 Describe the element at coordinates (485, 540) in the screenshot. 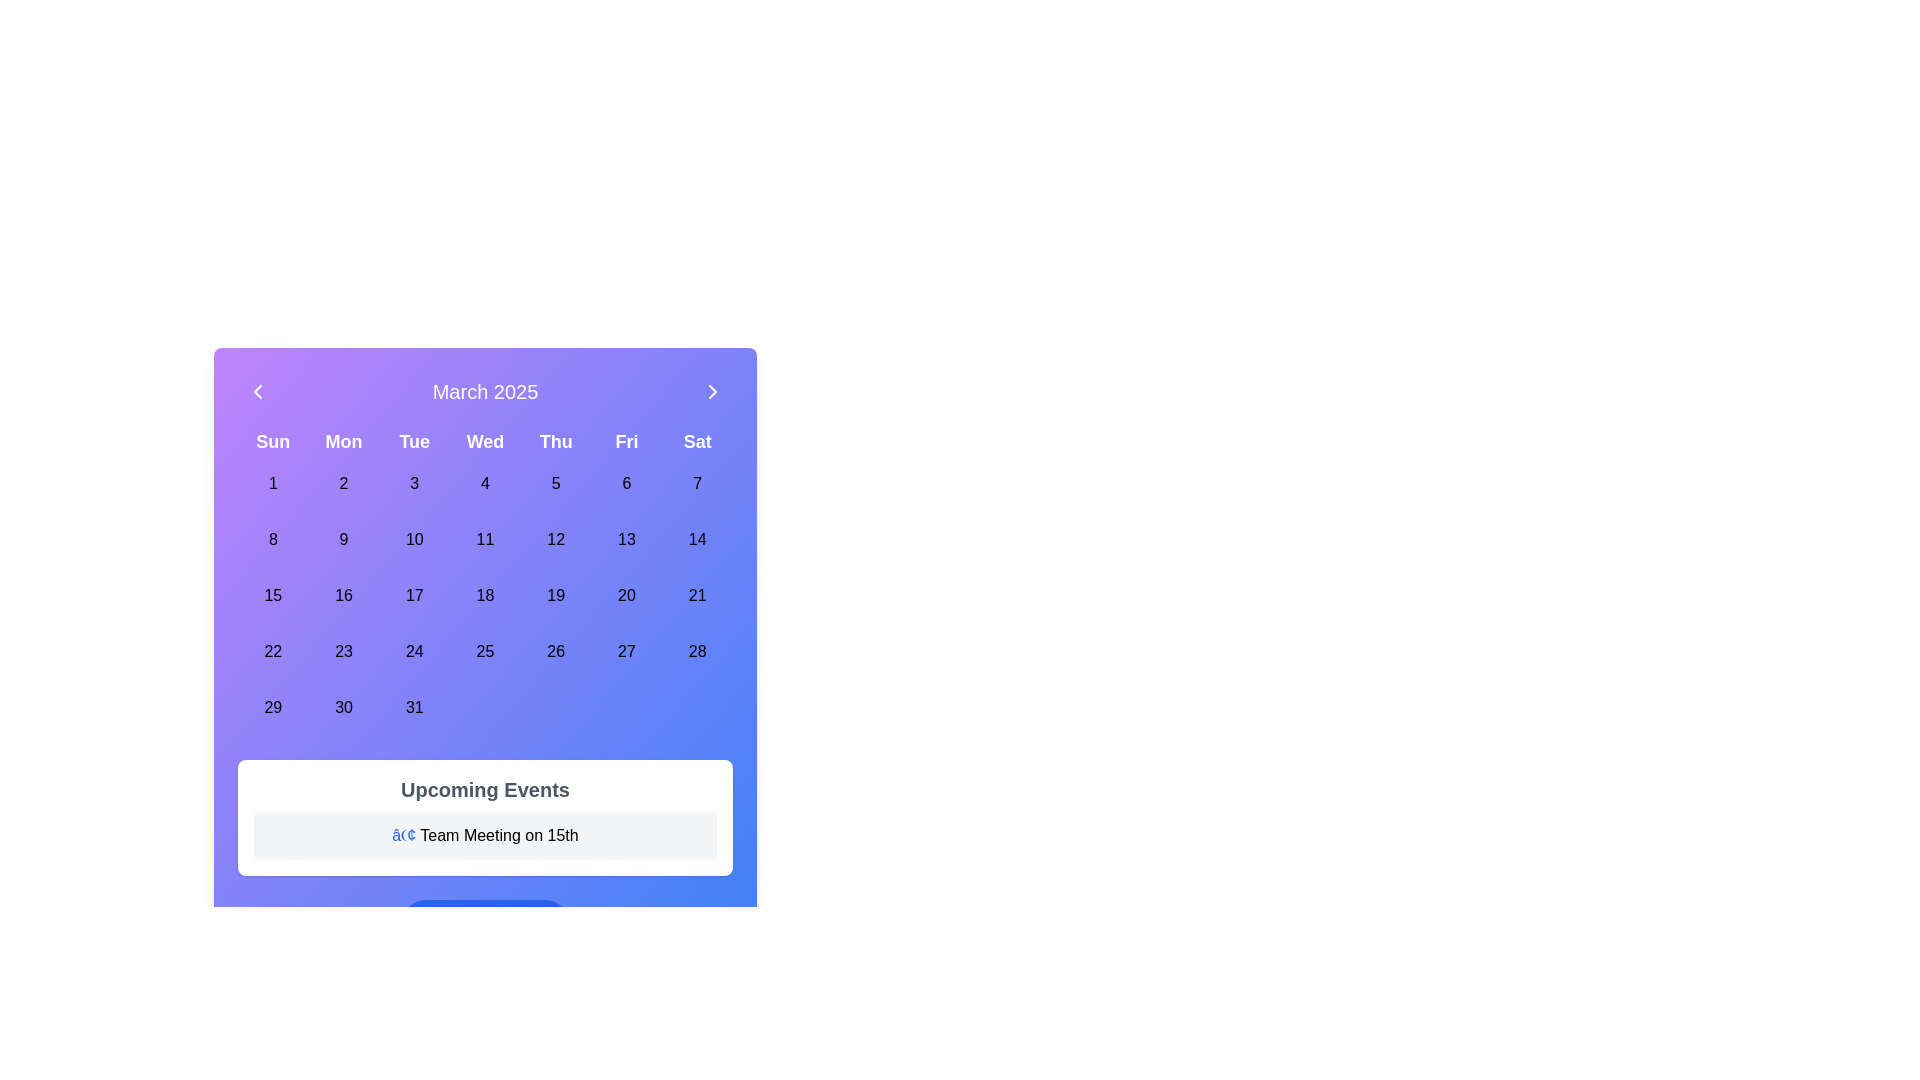

I see `the Interactive calendar day cell representing the 11th of the month, located under the 'Wed' column in the second row, to trigger styling changes` at that location.